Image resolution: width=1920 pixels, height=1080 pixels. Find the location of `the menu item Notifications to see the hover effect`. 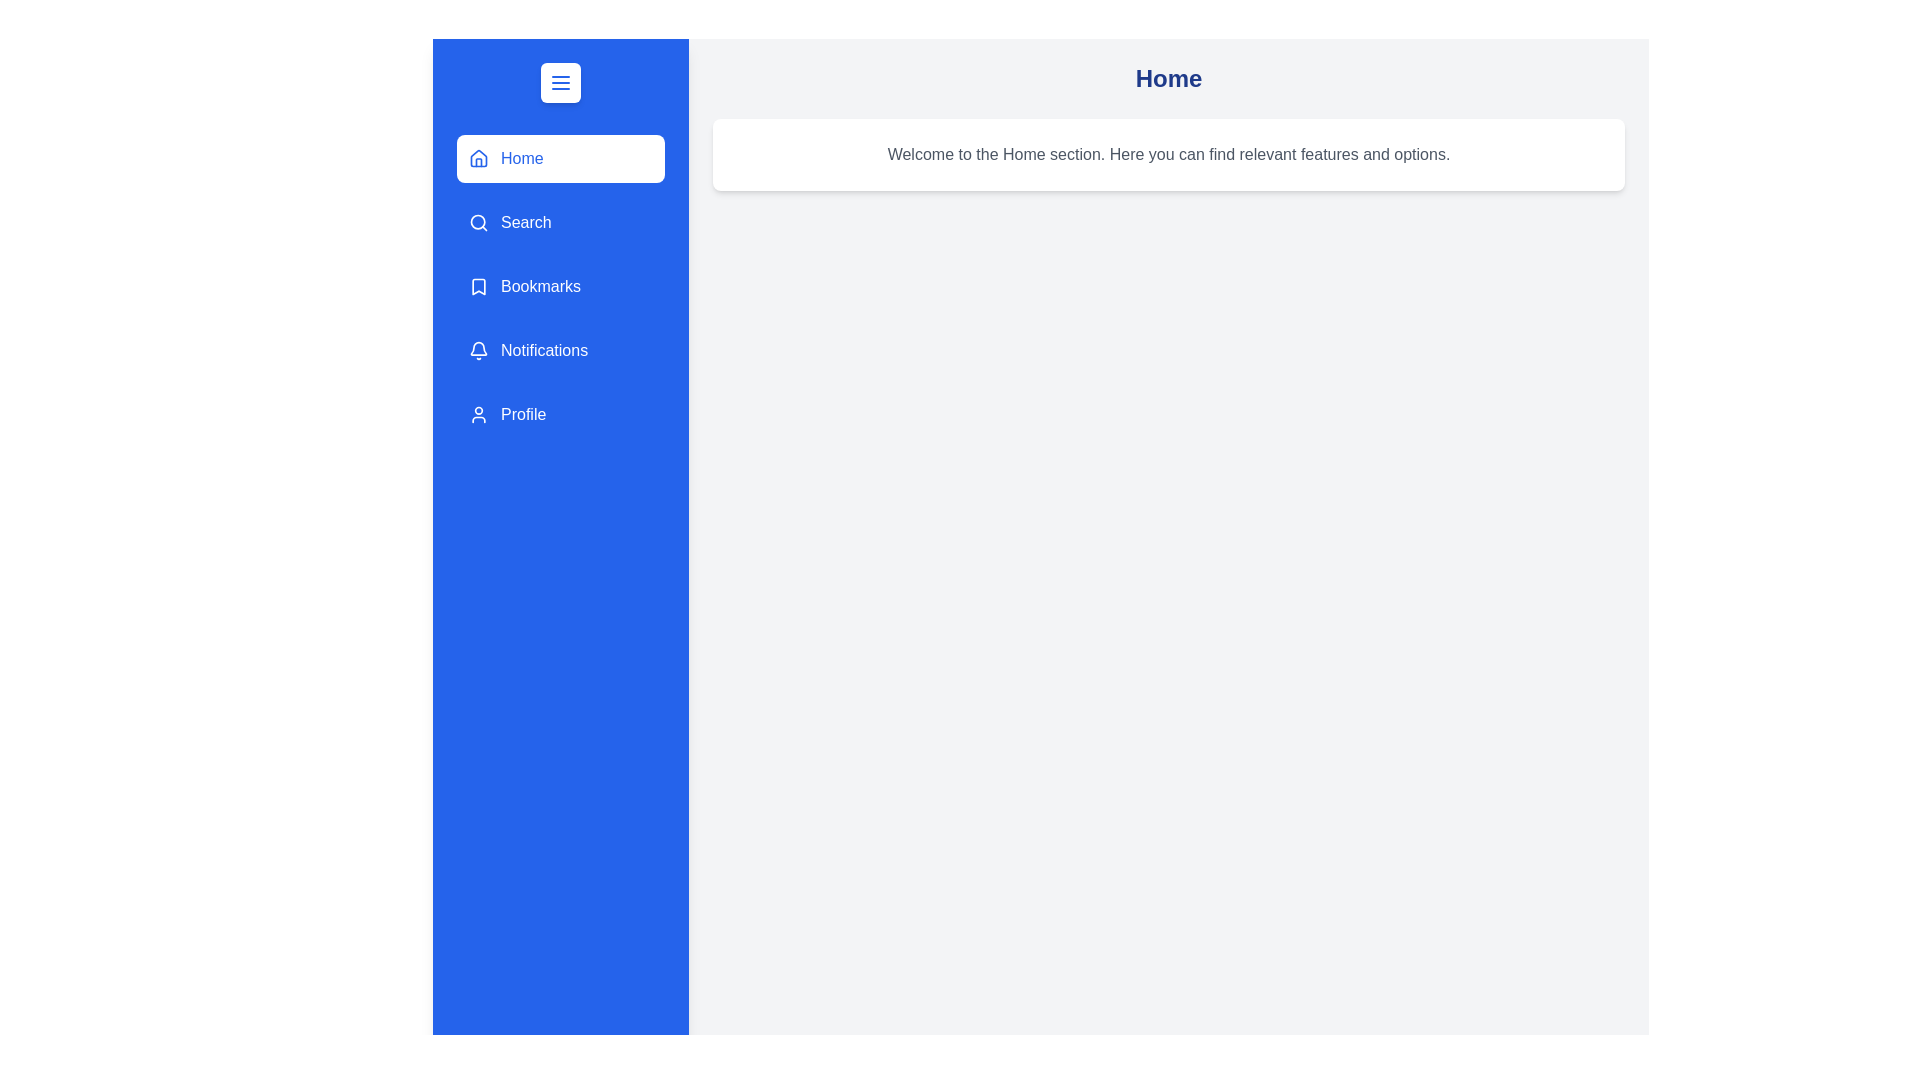

the menu item Notifications to see the hover effect is located at coordinates (560, 350).